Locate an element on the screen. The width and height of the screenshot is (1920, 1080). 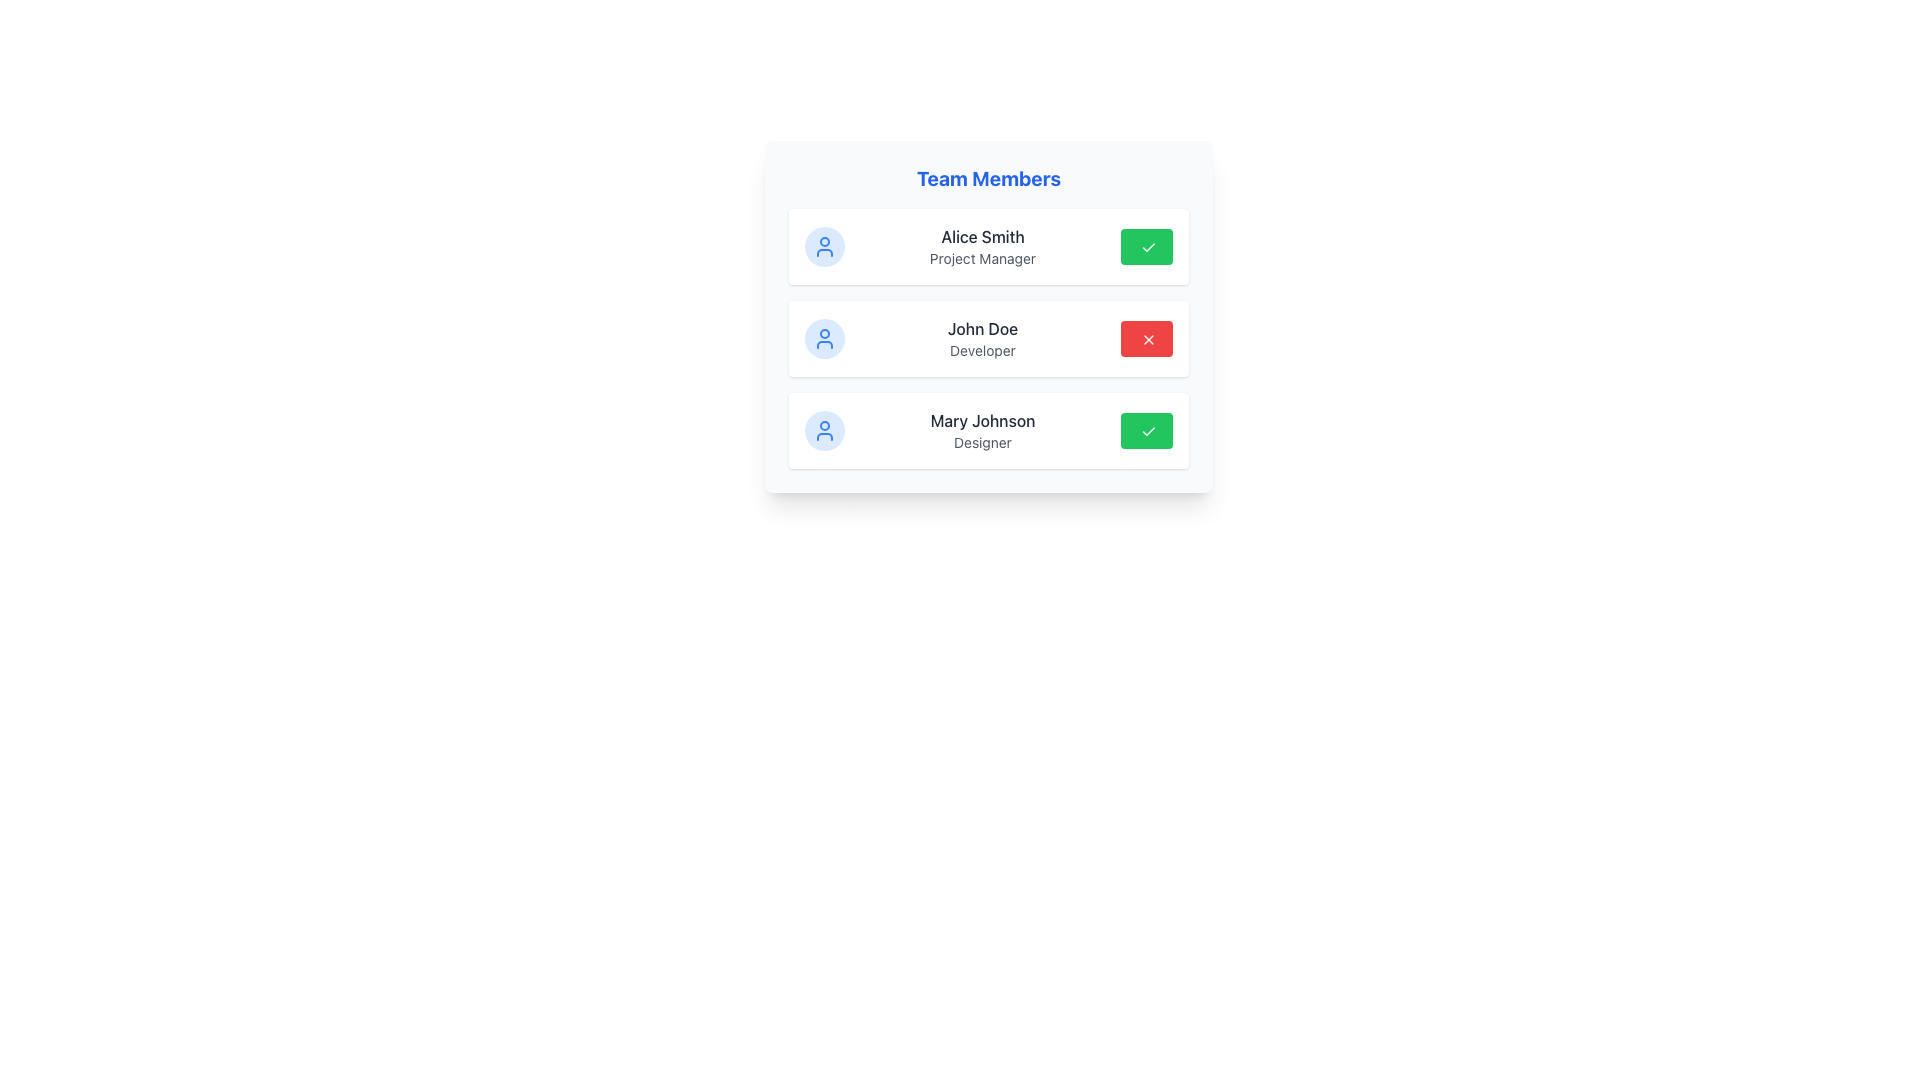
the 'Designer' text label located underneath the name 'Mary Johnson' in her profile card is located at coordinates (983, 442).